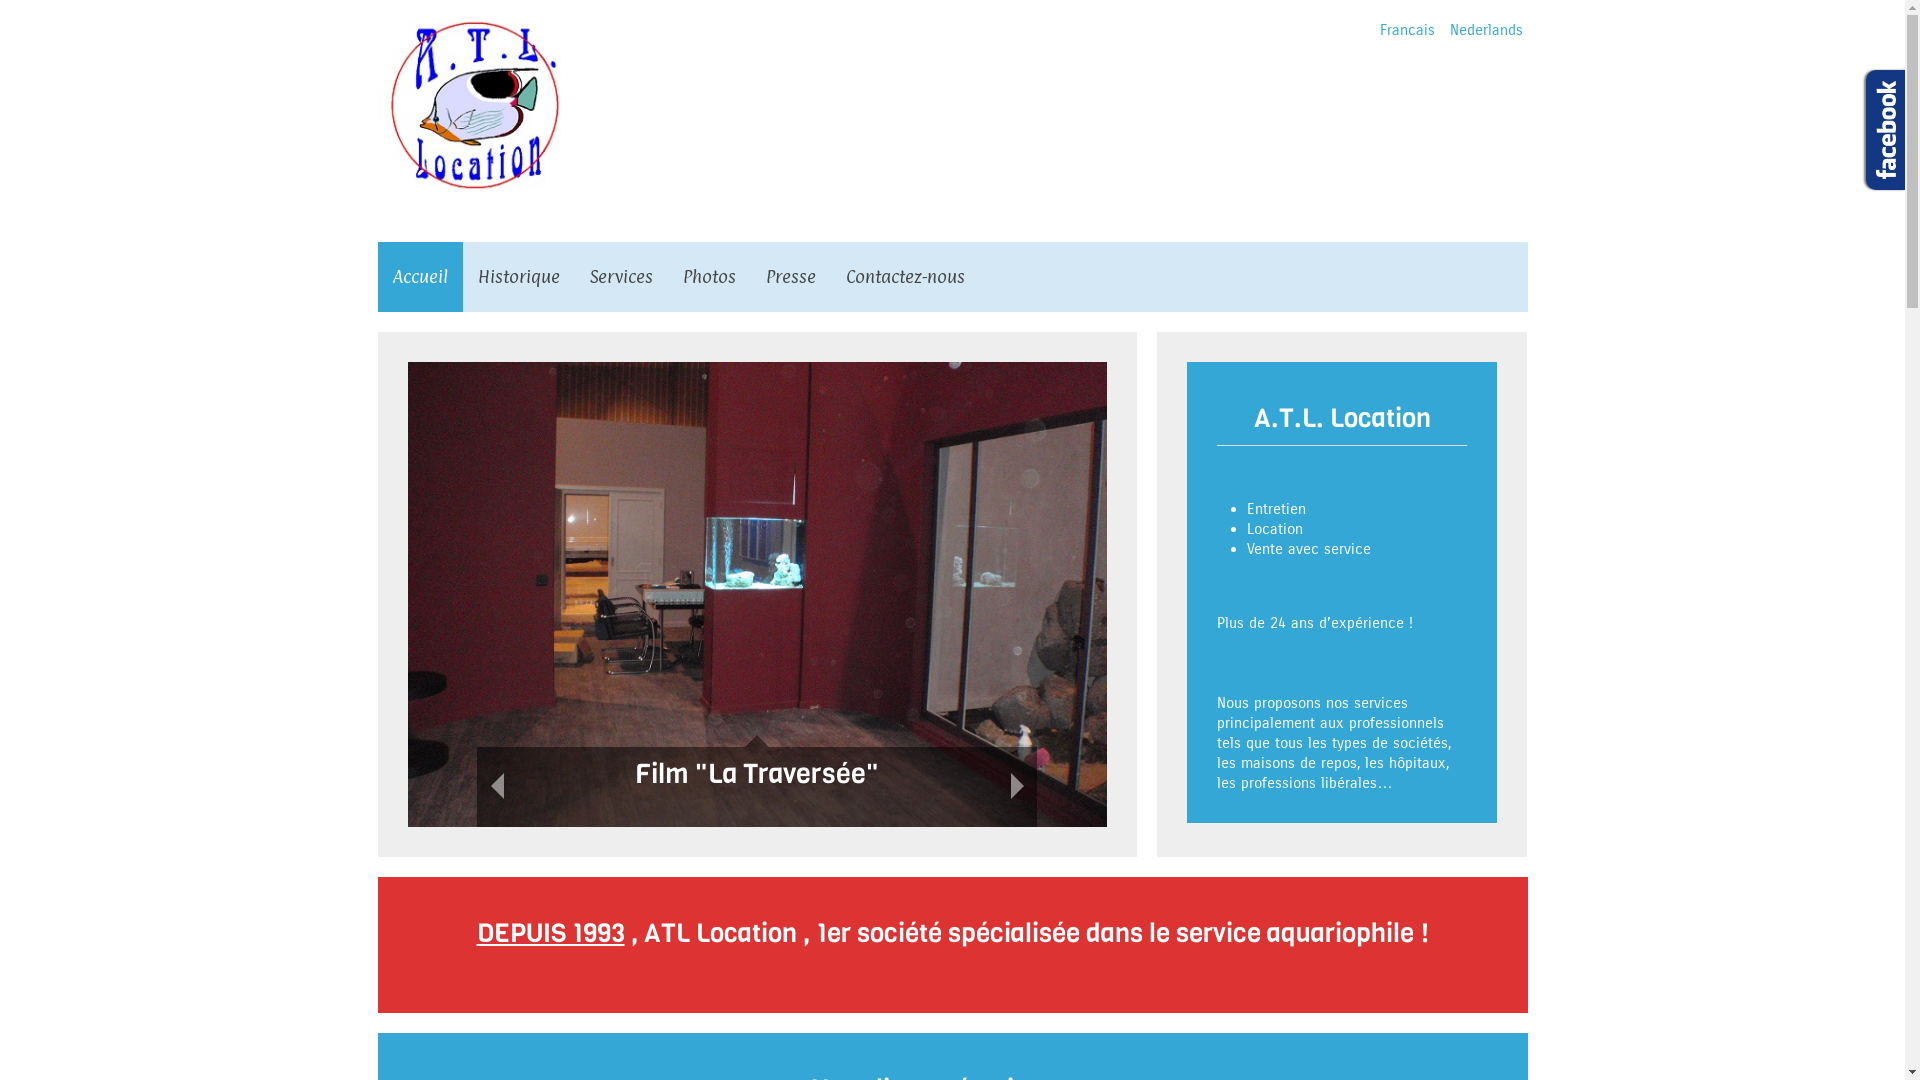 This screenshot has height=1080, width=1920. I want to click on 'Photos', so click(709, 277).